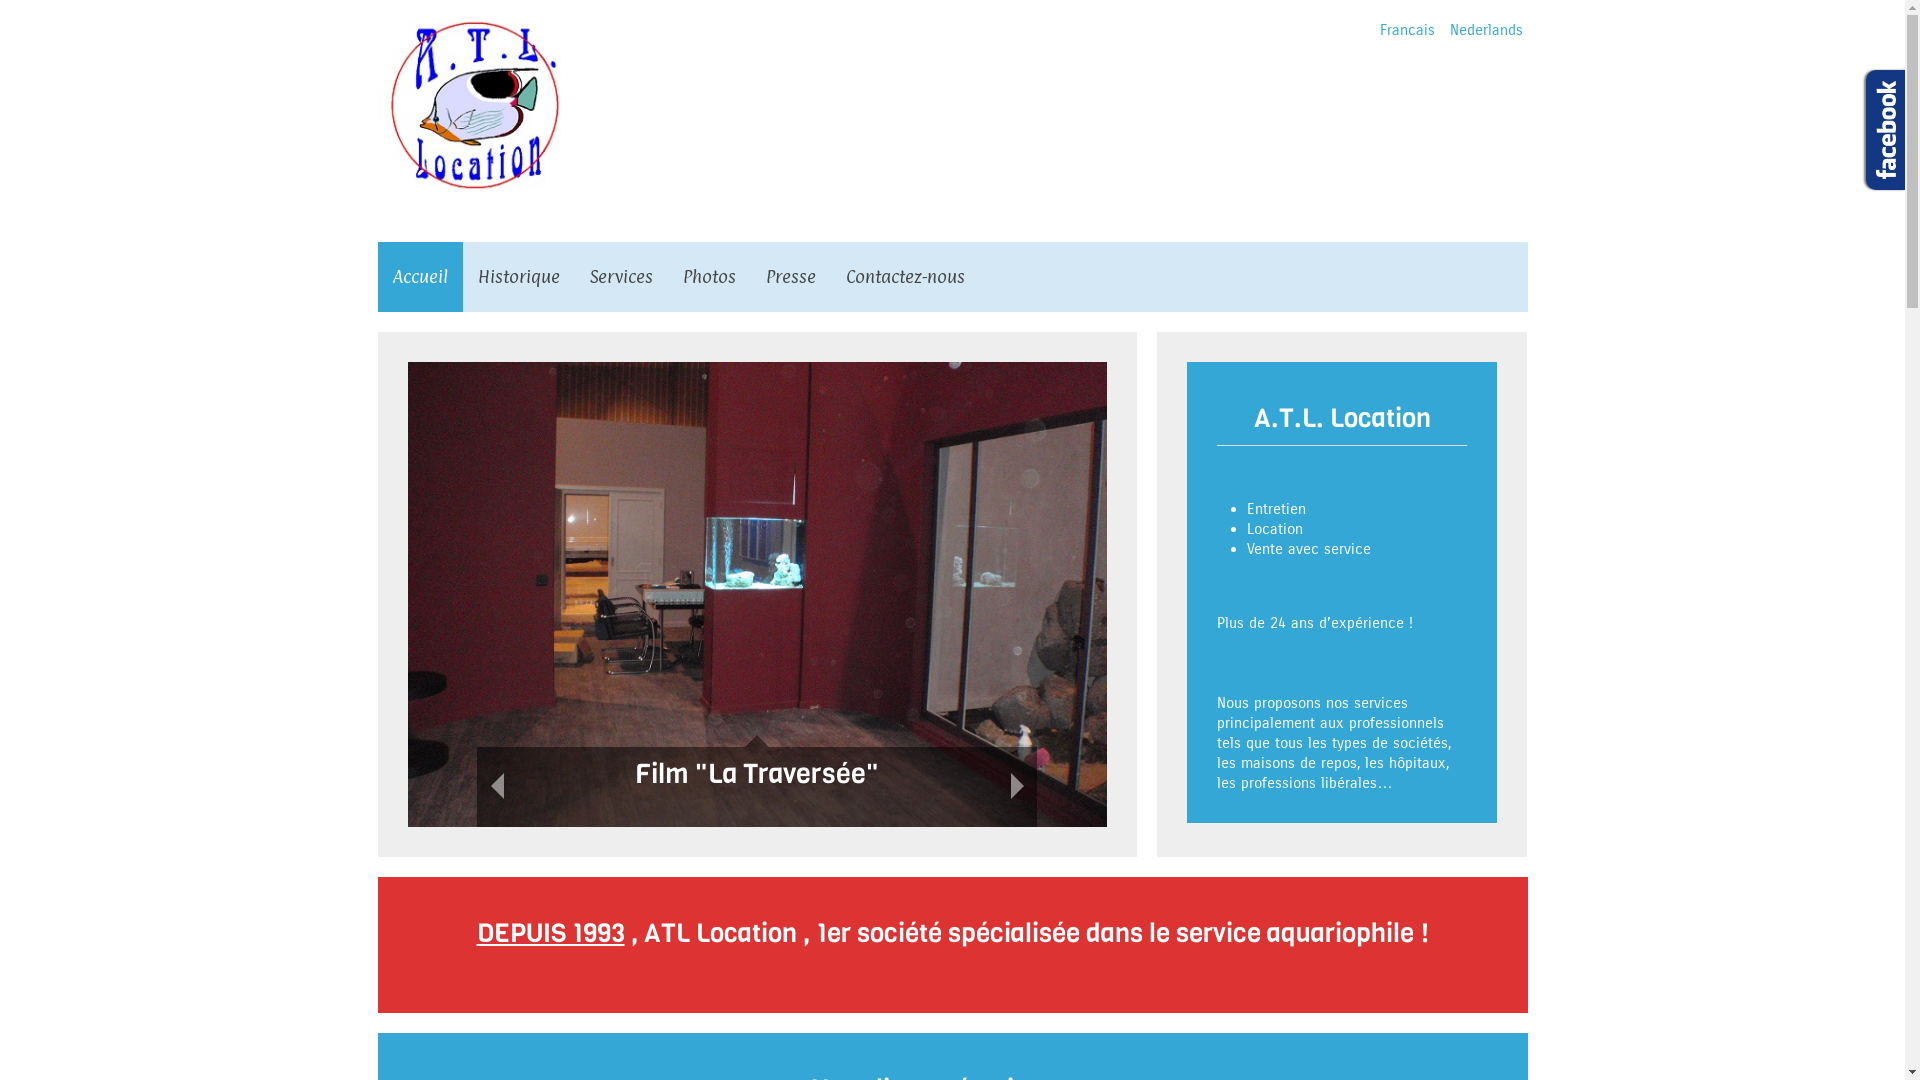 This screenshot has height=1080, width=1920. I want to click on 'Photos', so click(709, 277).